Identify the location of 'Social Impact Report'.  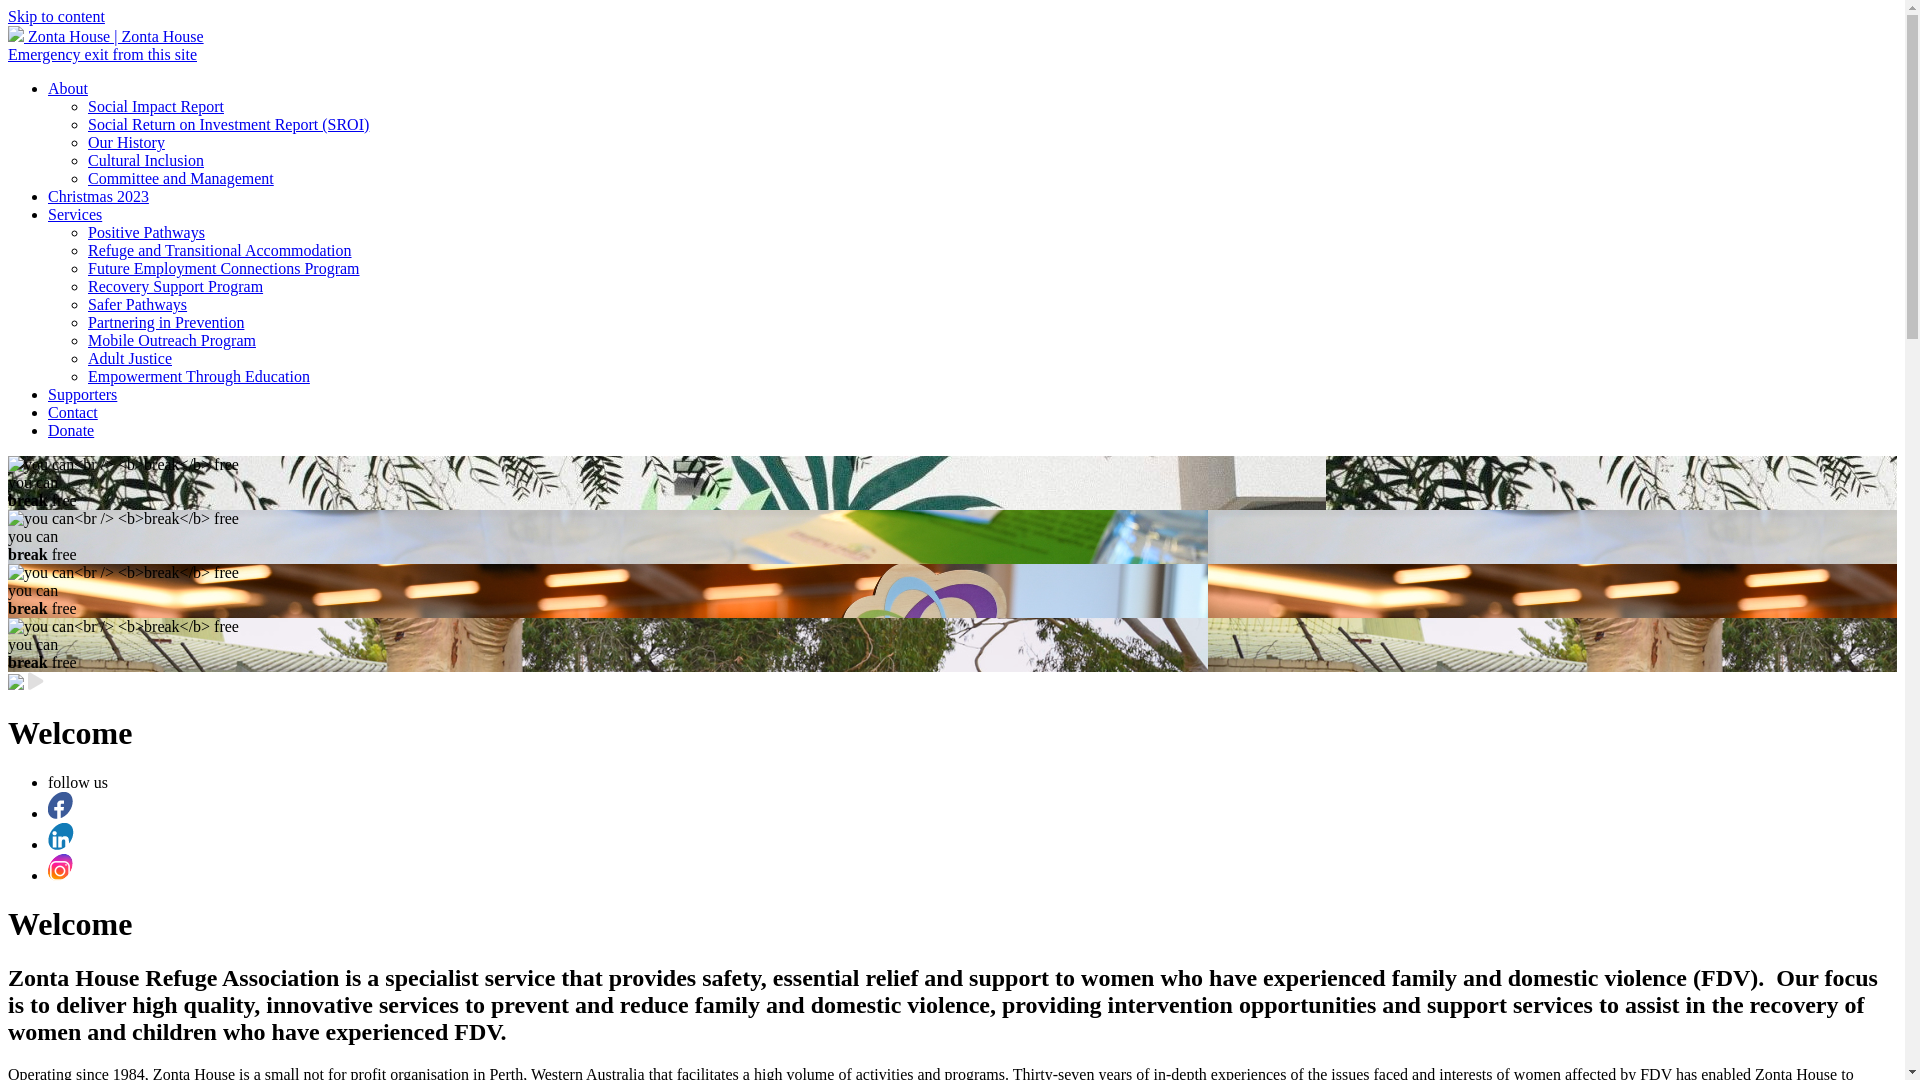
(155, 106).